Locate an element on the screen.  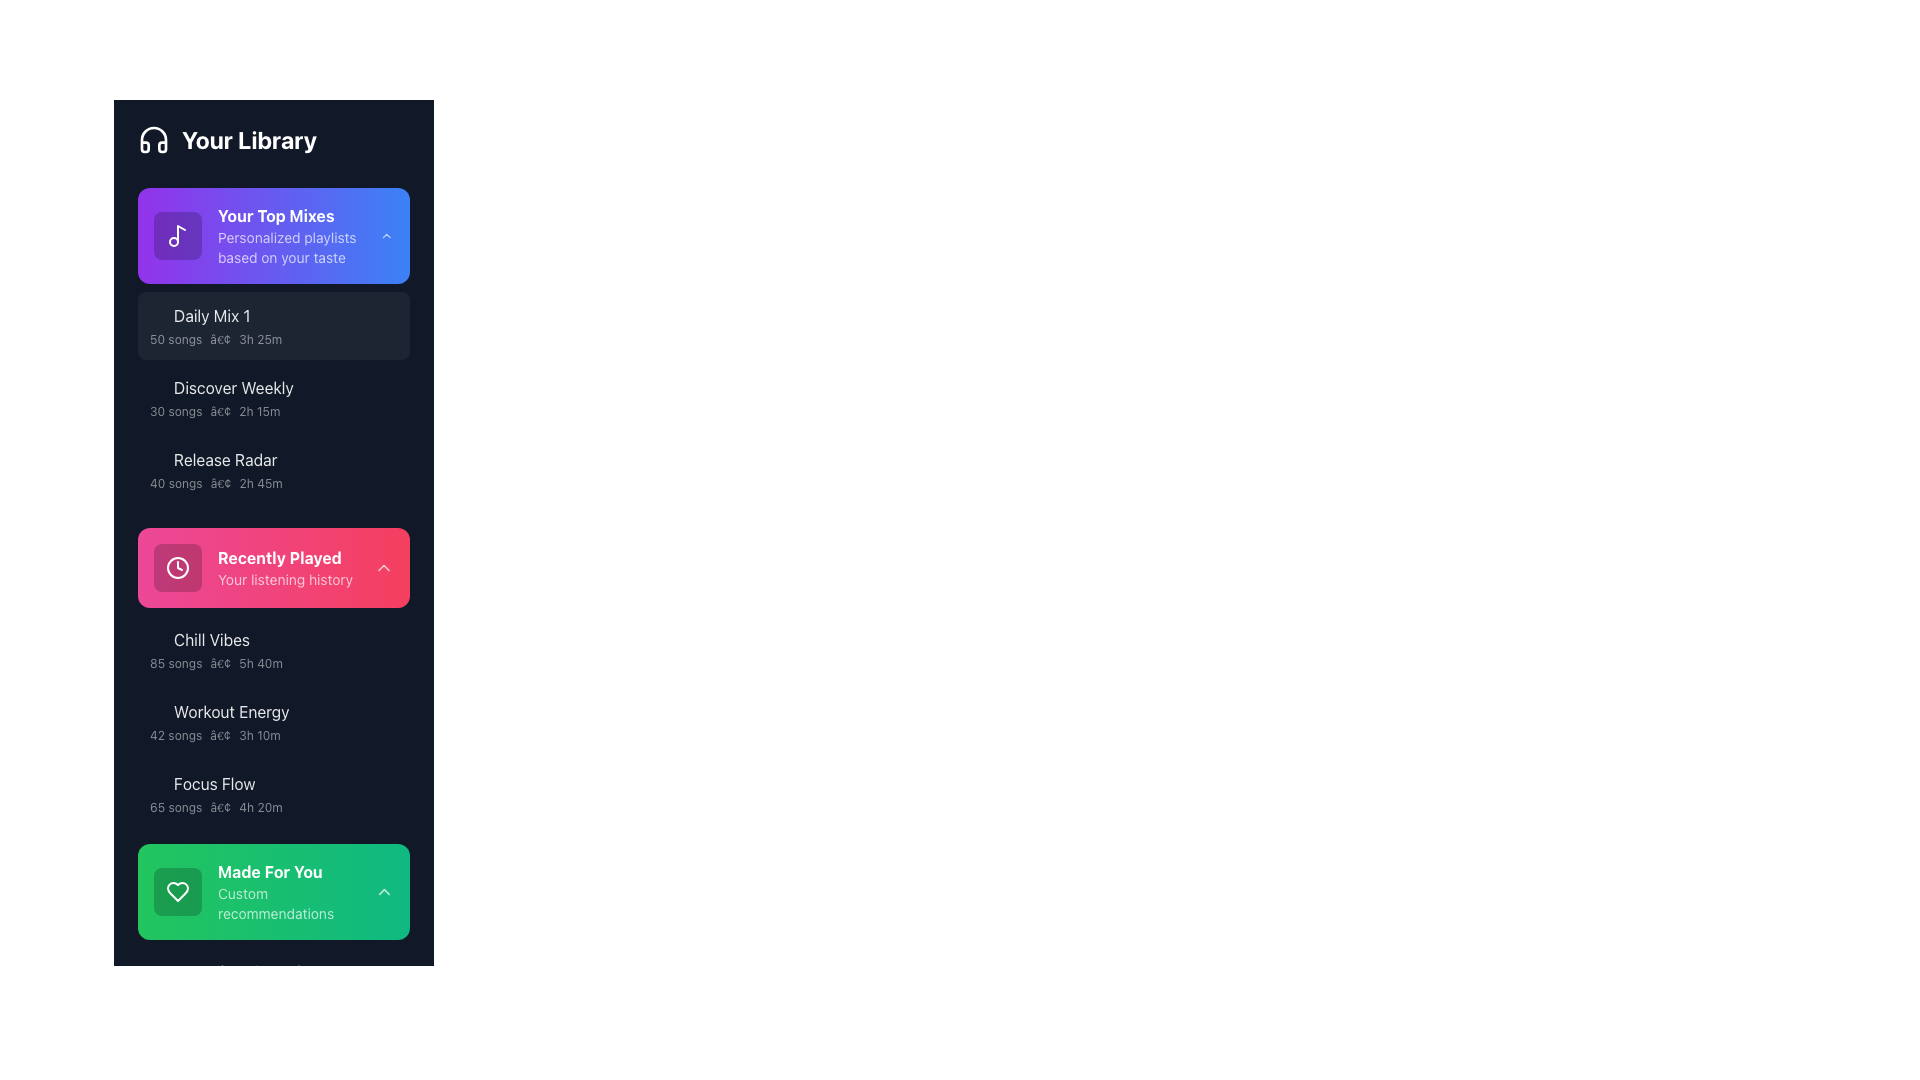
the circular icon located at the bottom-right of the side menu, adjacent is located at coordinates (388, 793).